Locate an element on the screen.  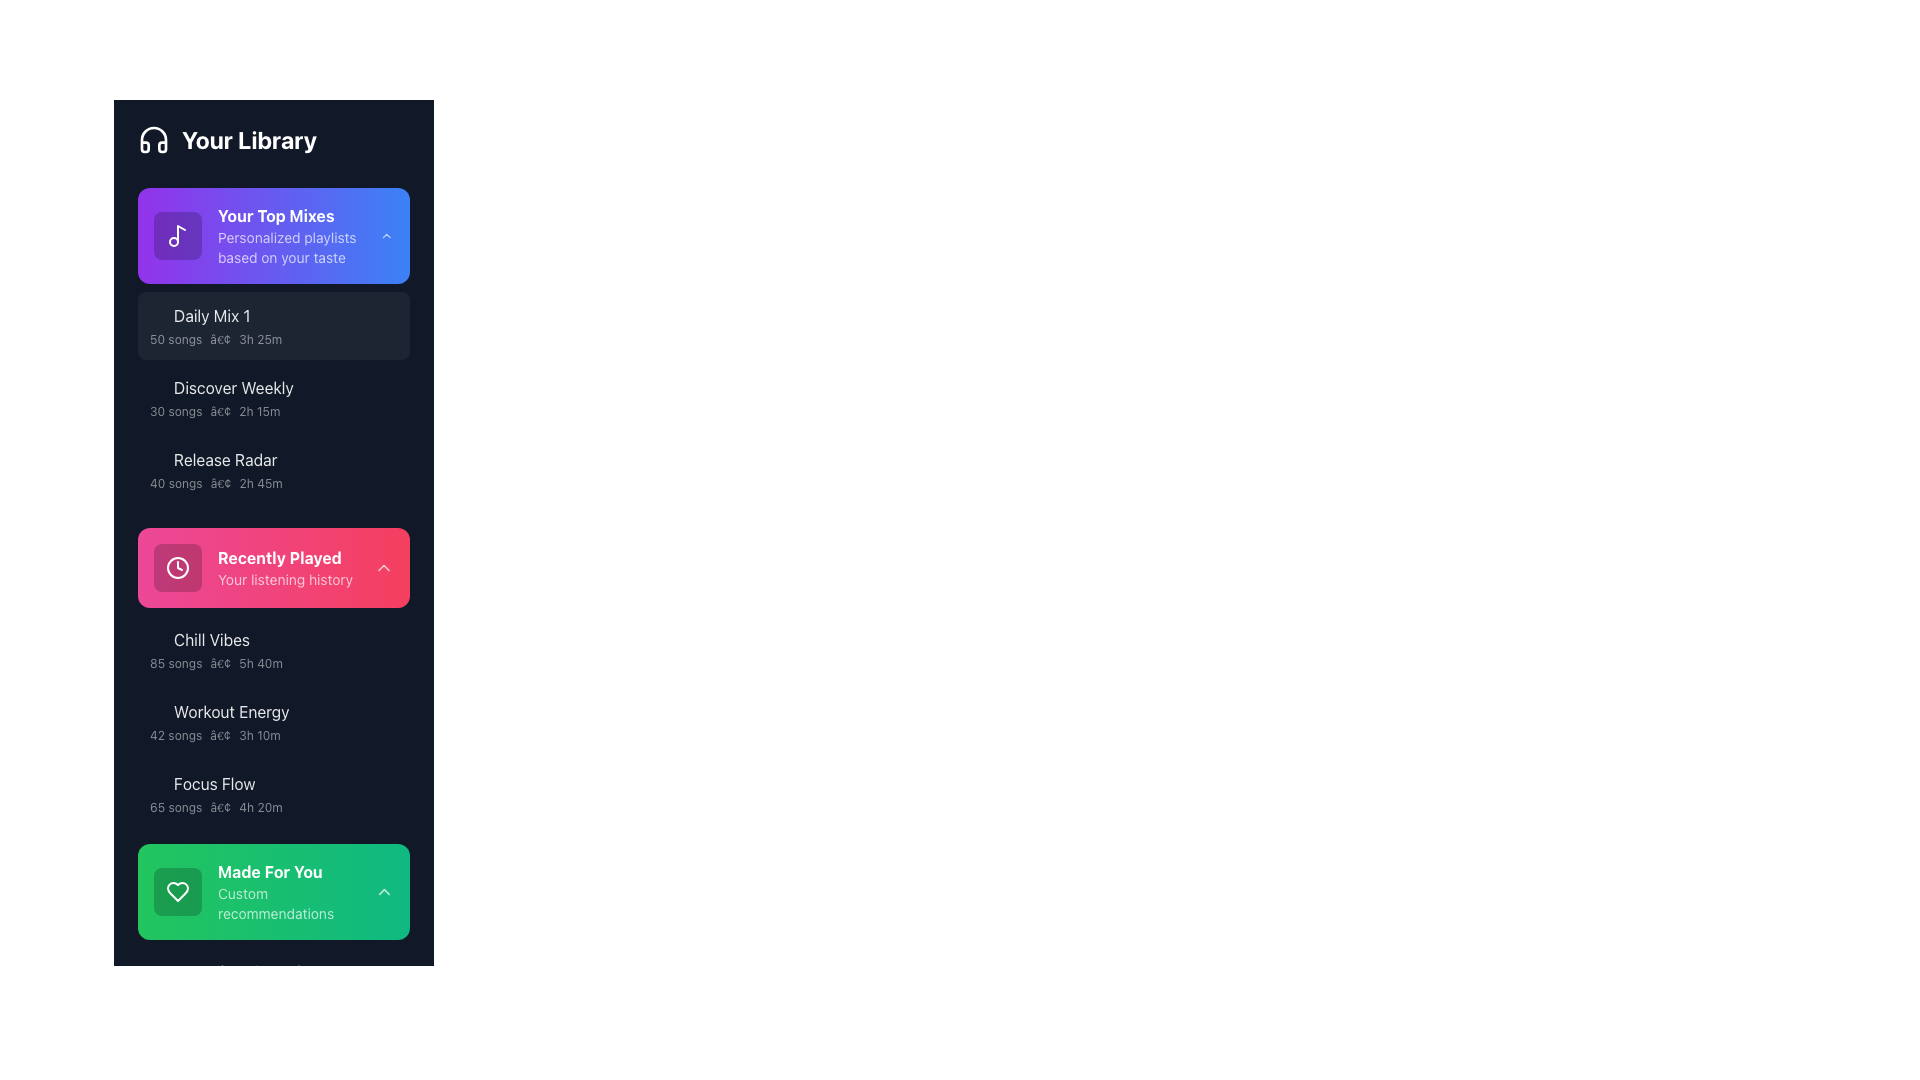
the circular icon located at the bottom-right of the side menu, adjacent is located at coordinates (388, 793).